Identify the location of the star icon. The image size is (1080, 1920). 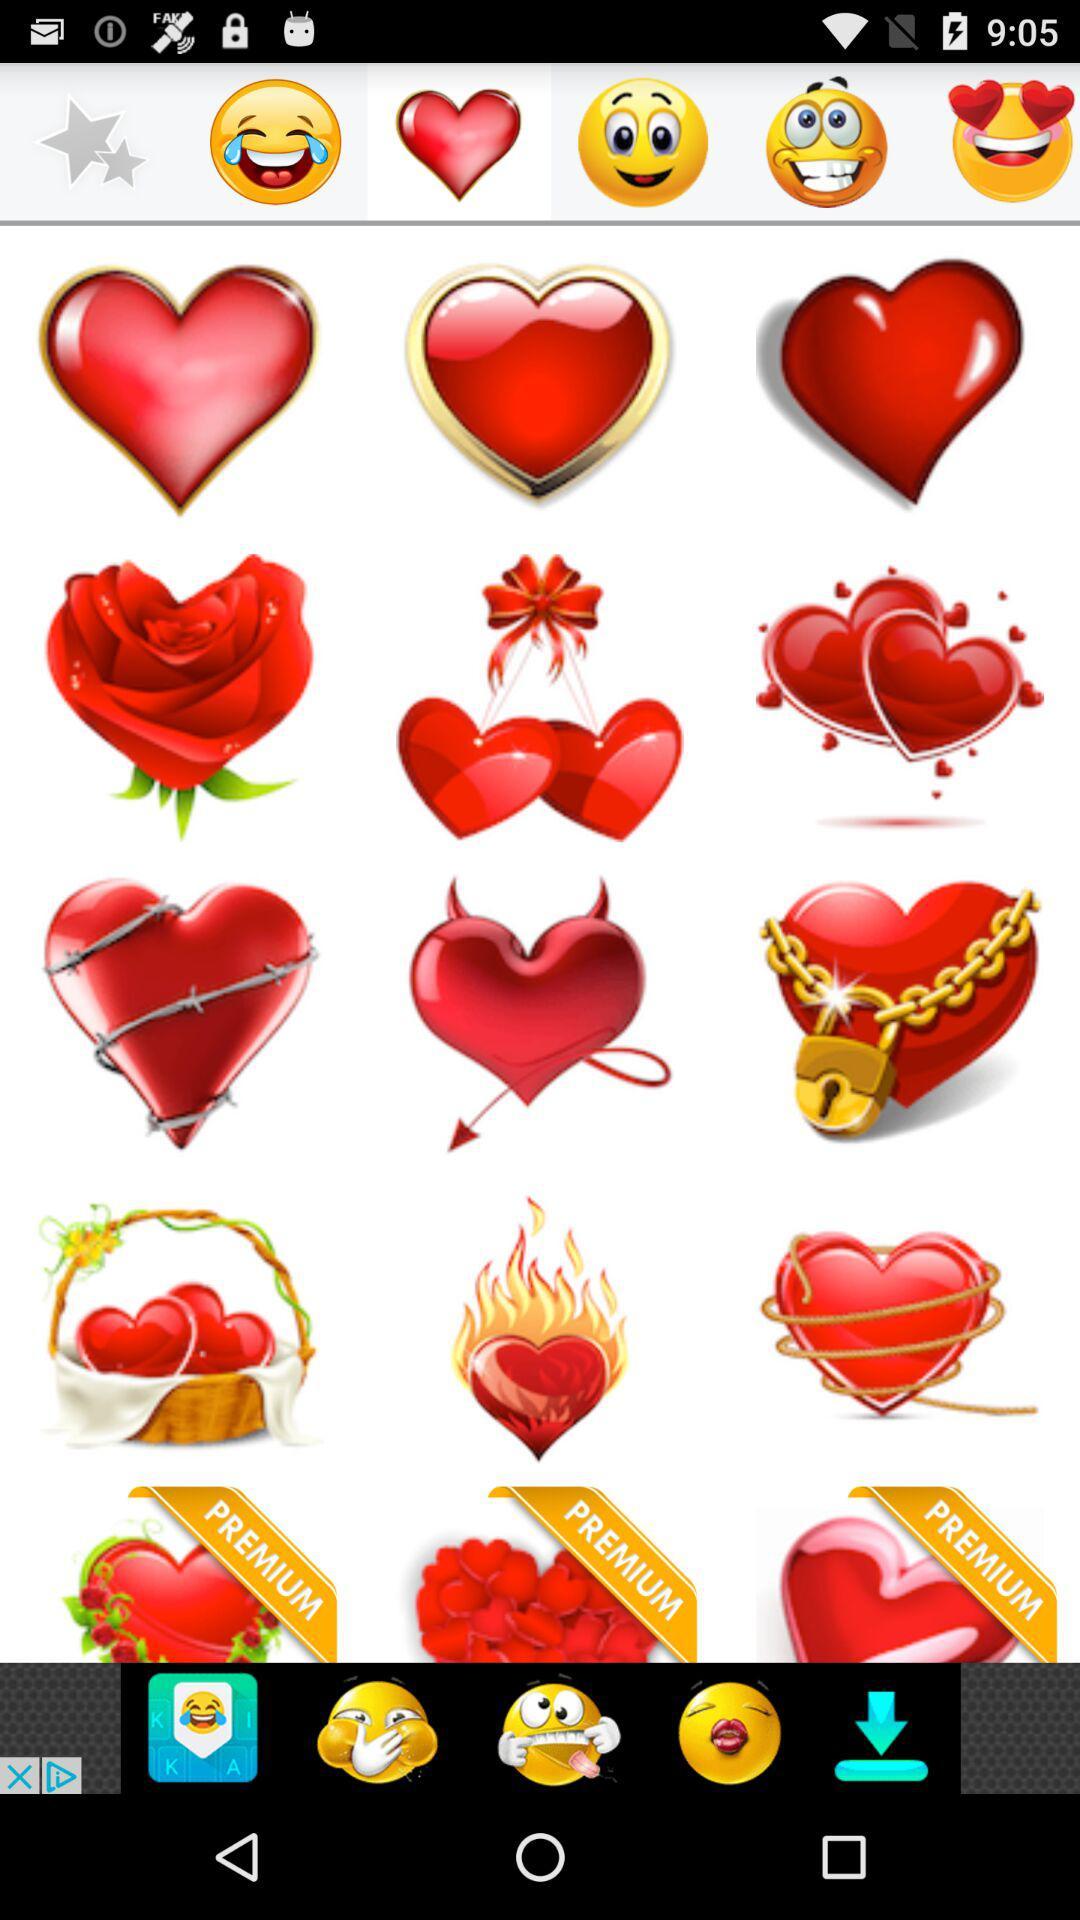
(91, 151).